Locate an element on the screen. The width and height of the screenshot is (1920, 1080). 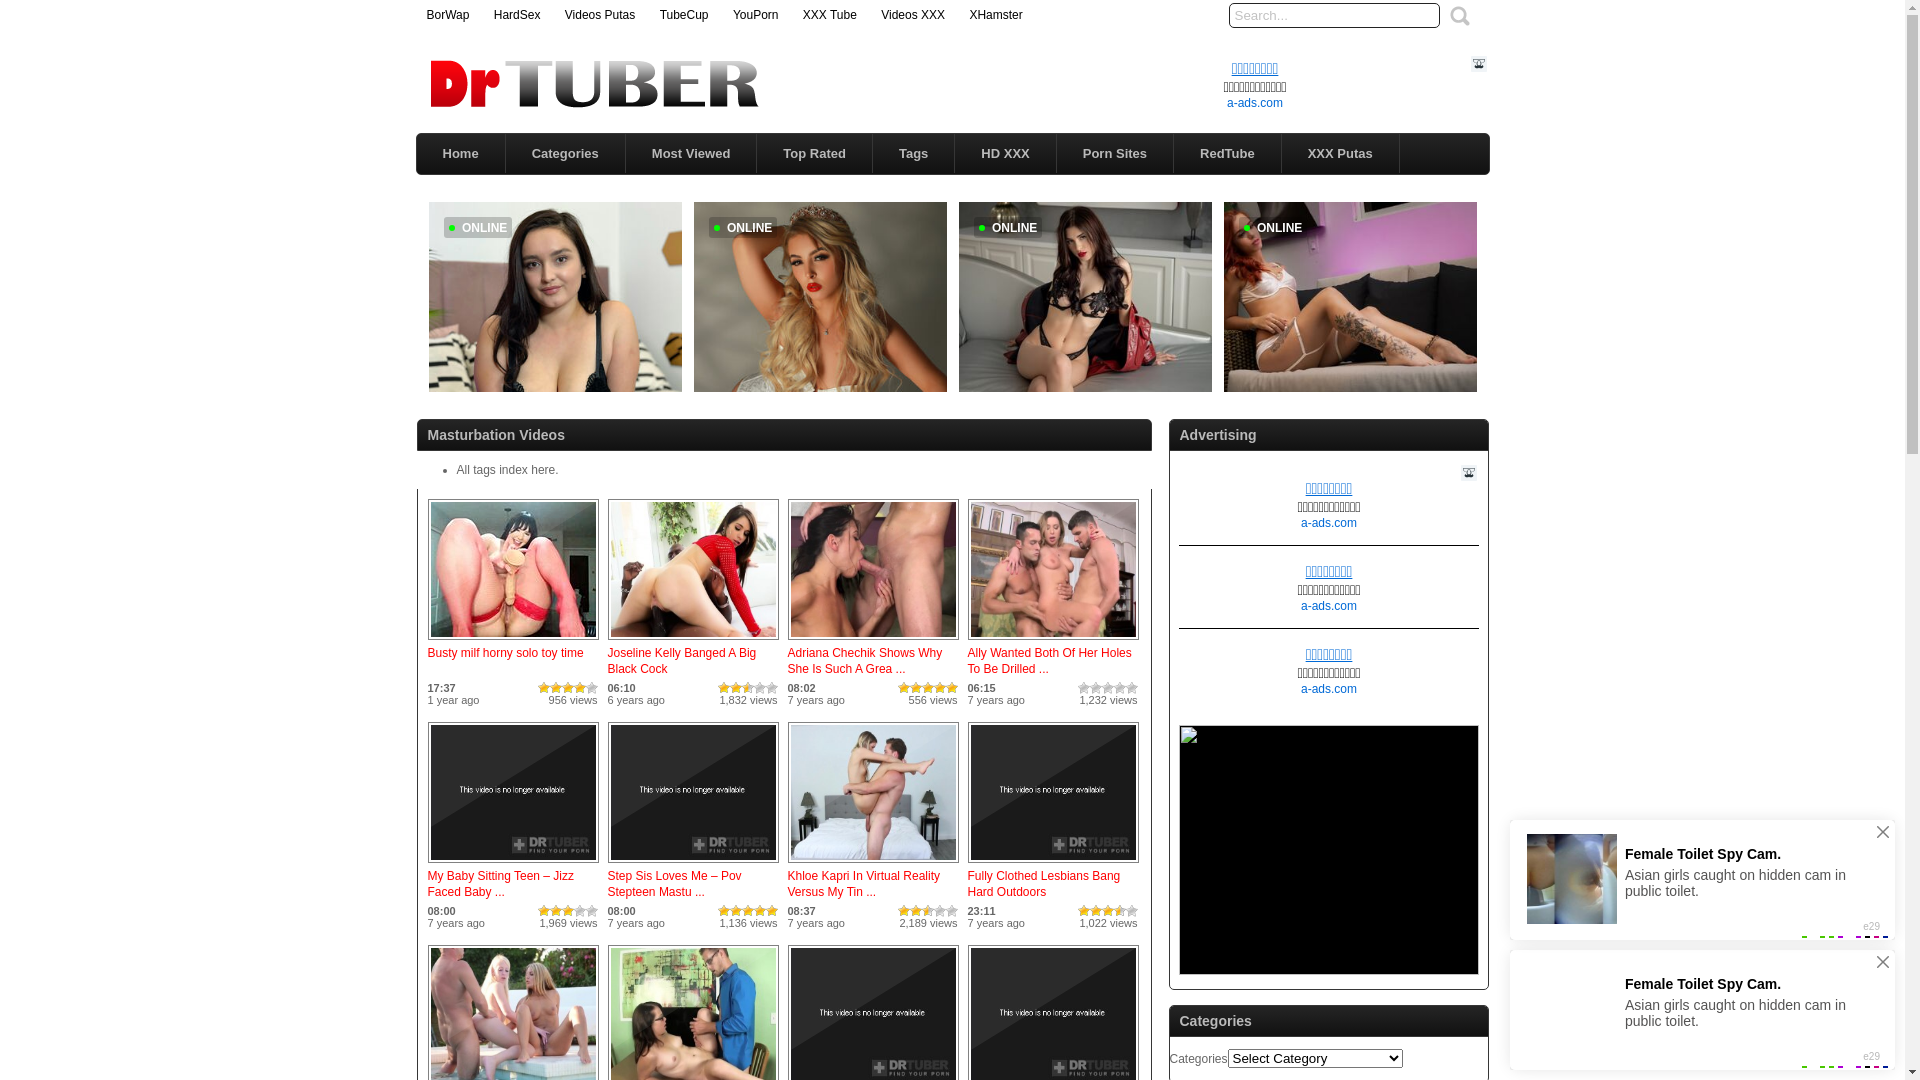
'Fully Clothed Lesbians Bang Hard Outdoors' is located at coordinates (1052, 863).